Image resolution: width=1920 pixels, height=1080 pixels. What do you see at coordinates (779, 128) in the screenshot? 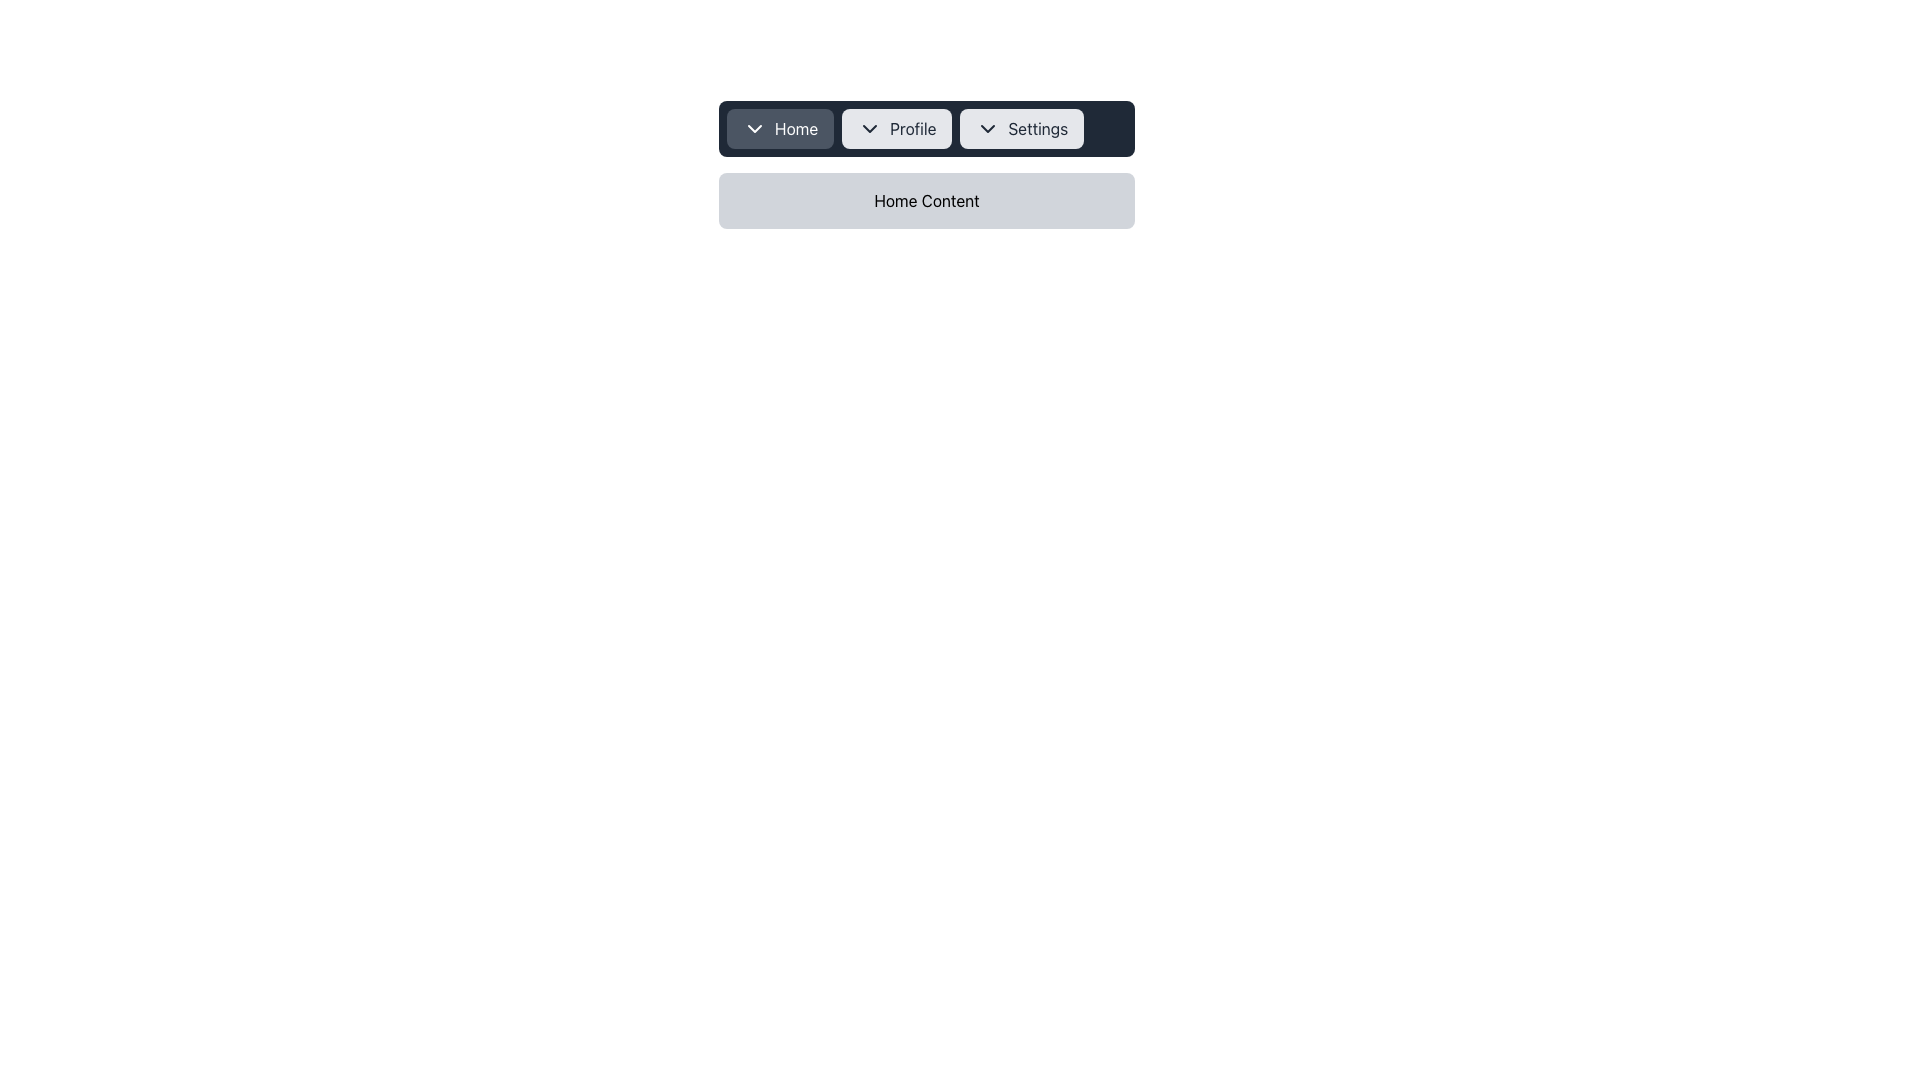
I see `the 'Home' button with a dark gray background and white text in the navigation bar` at bounding box center [779, 128].